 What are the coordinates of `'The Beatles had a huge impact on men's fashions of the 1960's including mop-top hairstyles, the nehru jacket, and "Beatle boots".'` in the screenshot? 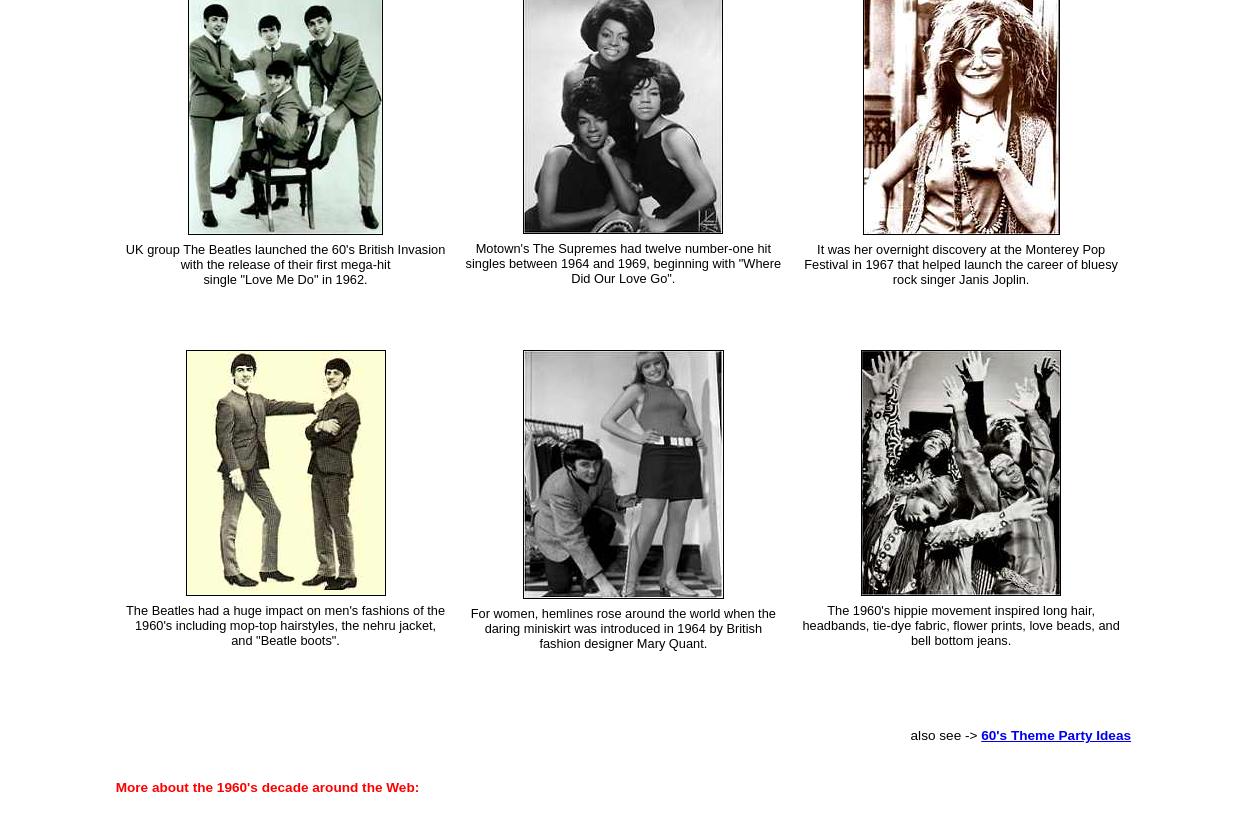 It's located at (285, 624).